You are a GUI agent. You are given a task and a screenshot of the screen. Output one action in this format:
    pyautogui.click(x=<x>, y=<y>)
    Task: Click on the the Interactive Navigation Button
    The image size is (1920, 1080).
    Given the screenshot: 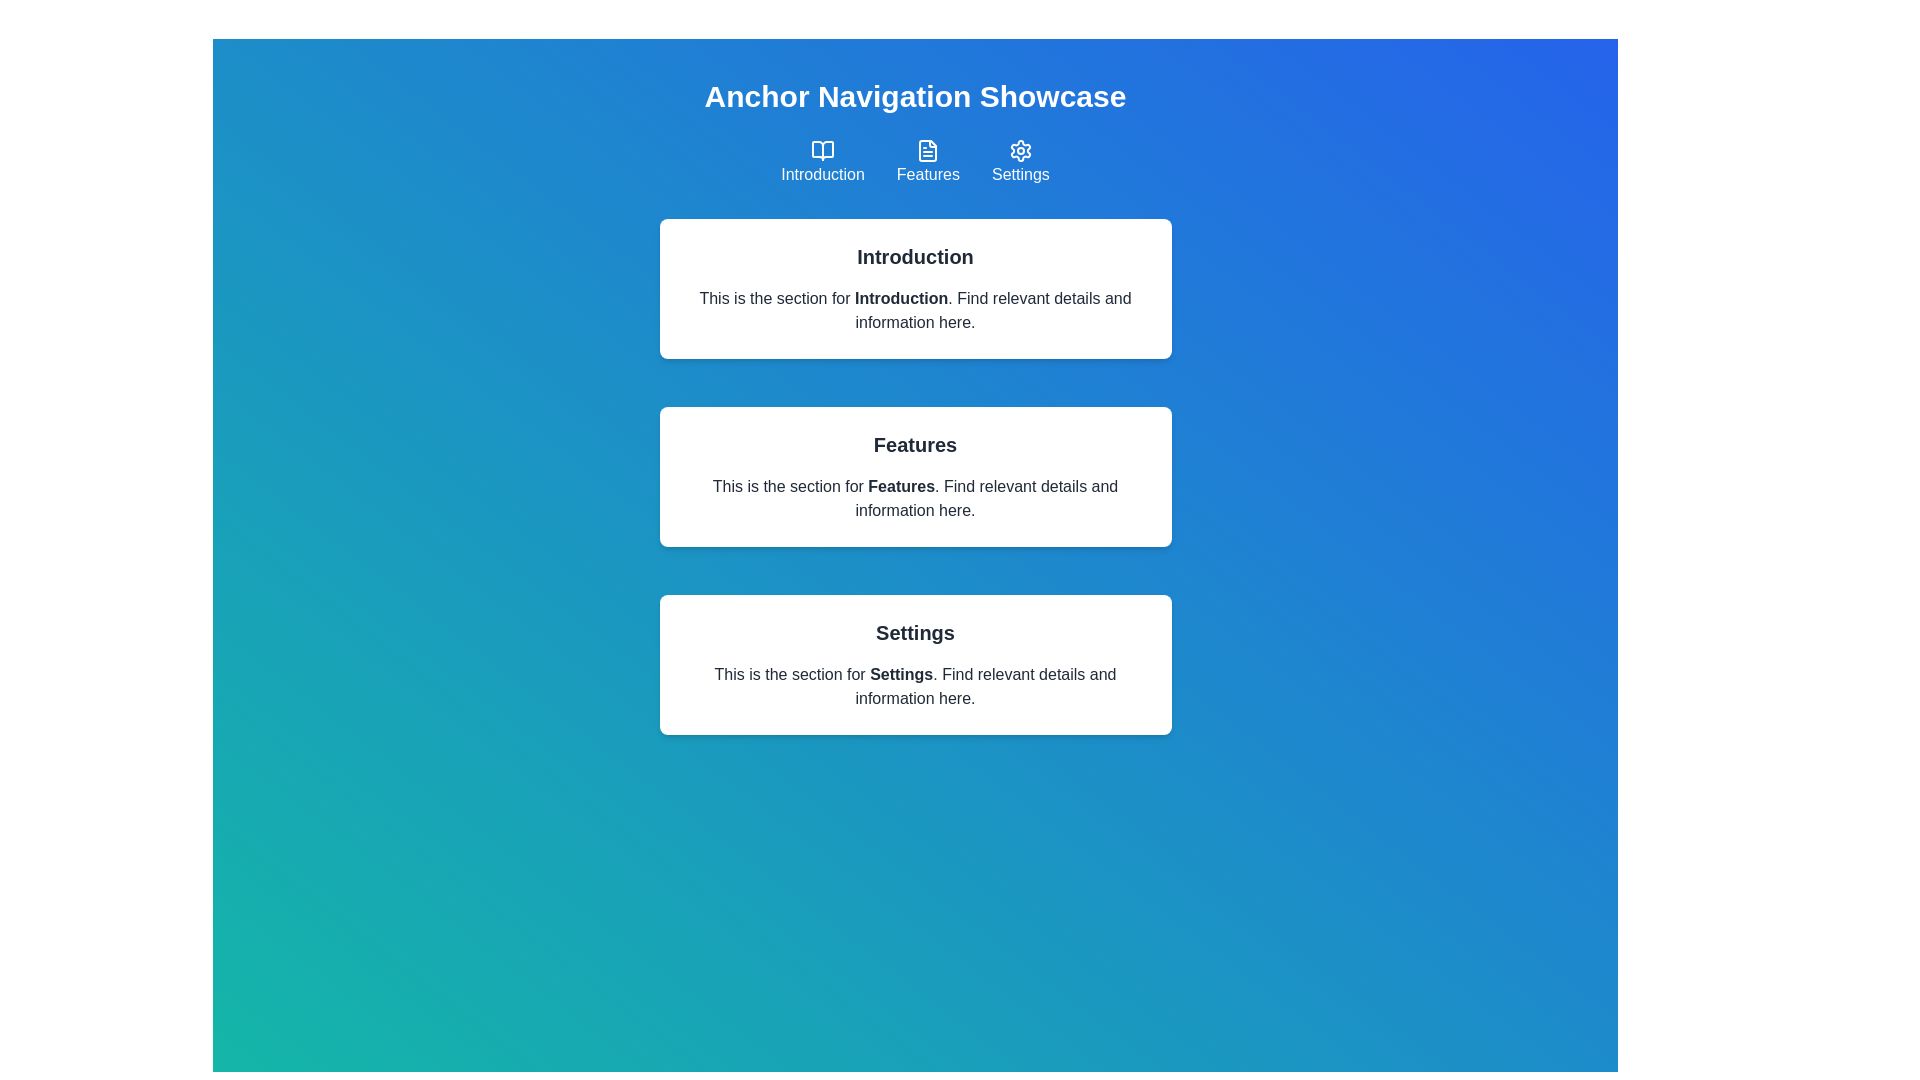 What is the action you would take?
    pyautogui.click(x=823, y=161)
    